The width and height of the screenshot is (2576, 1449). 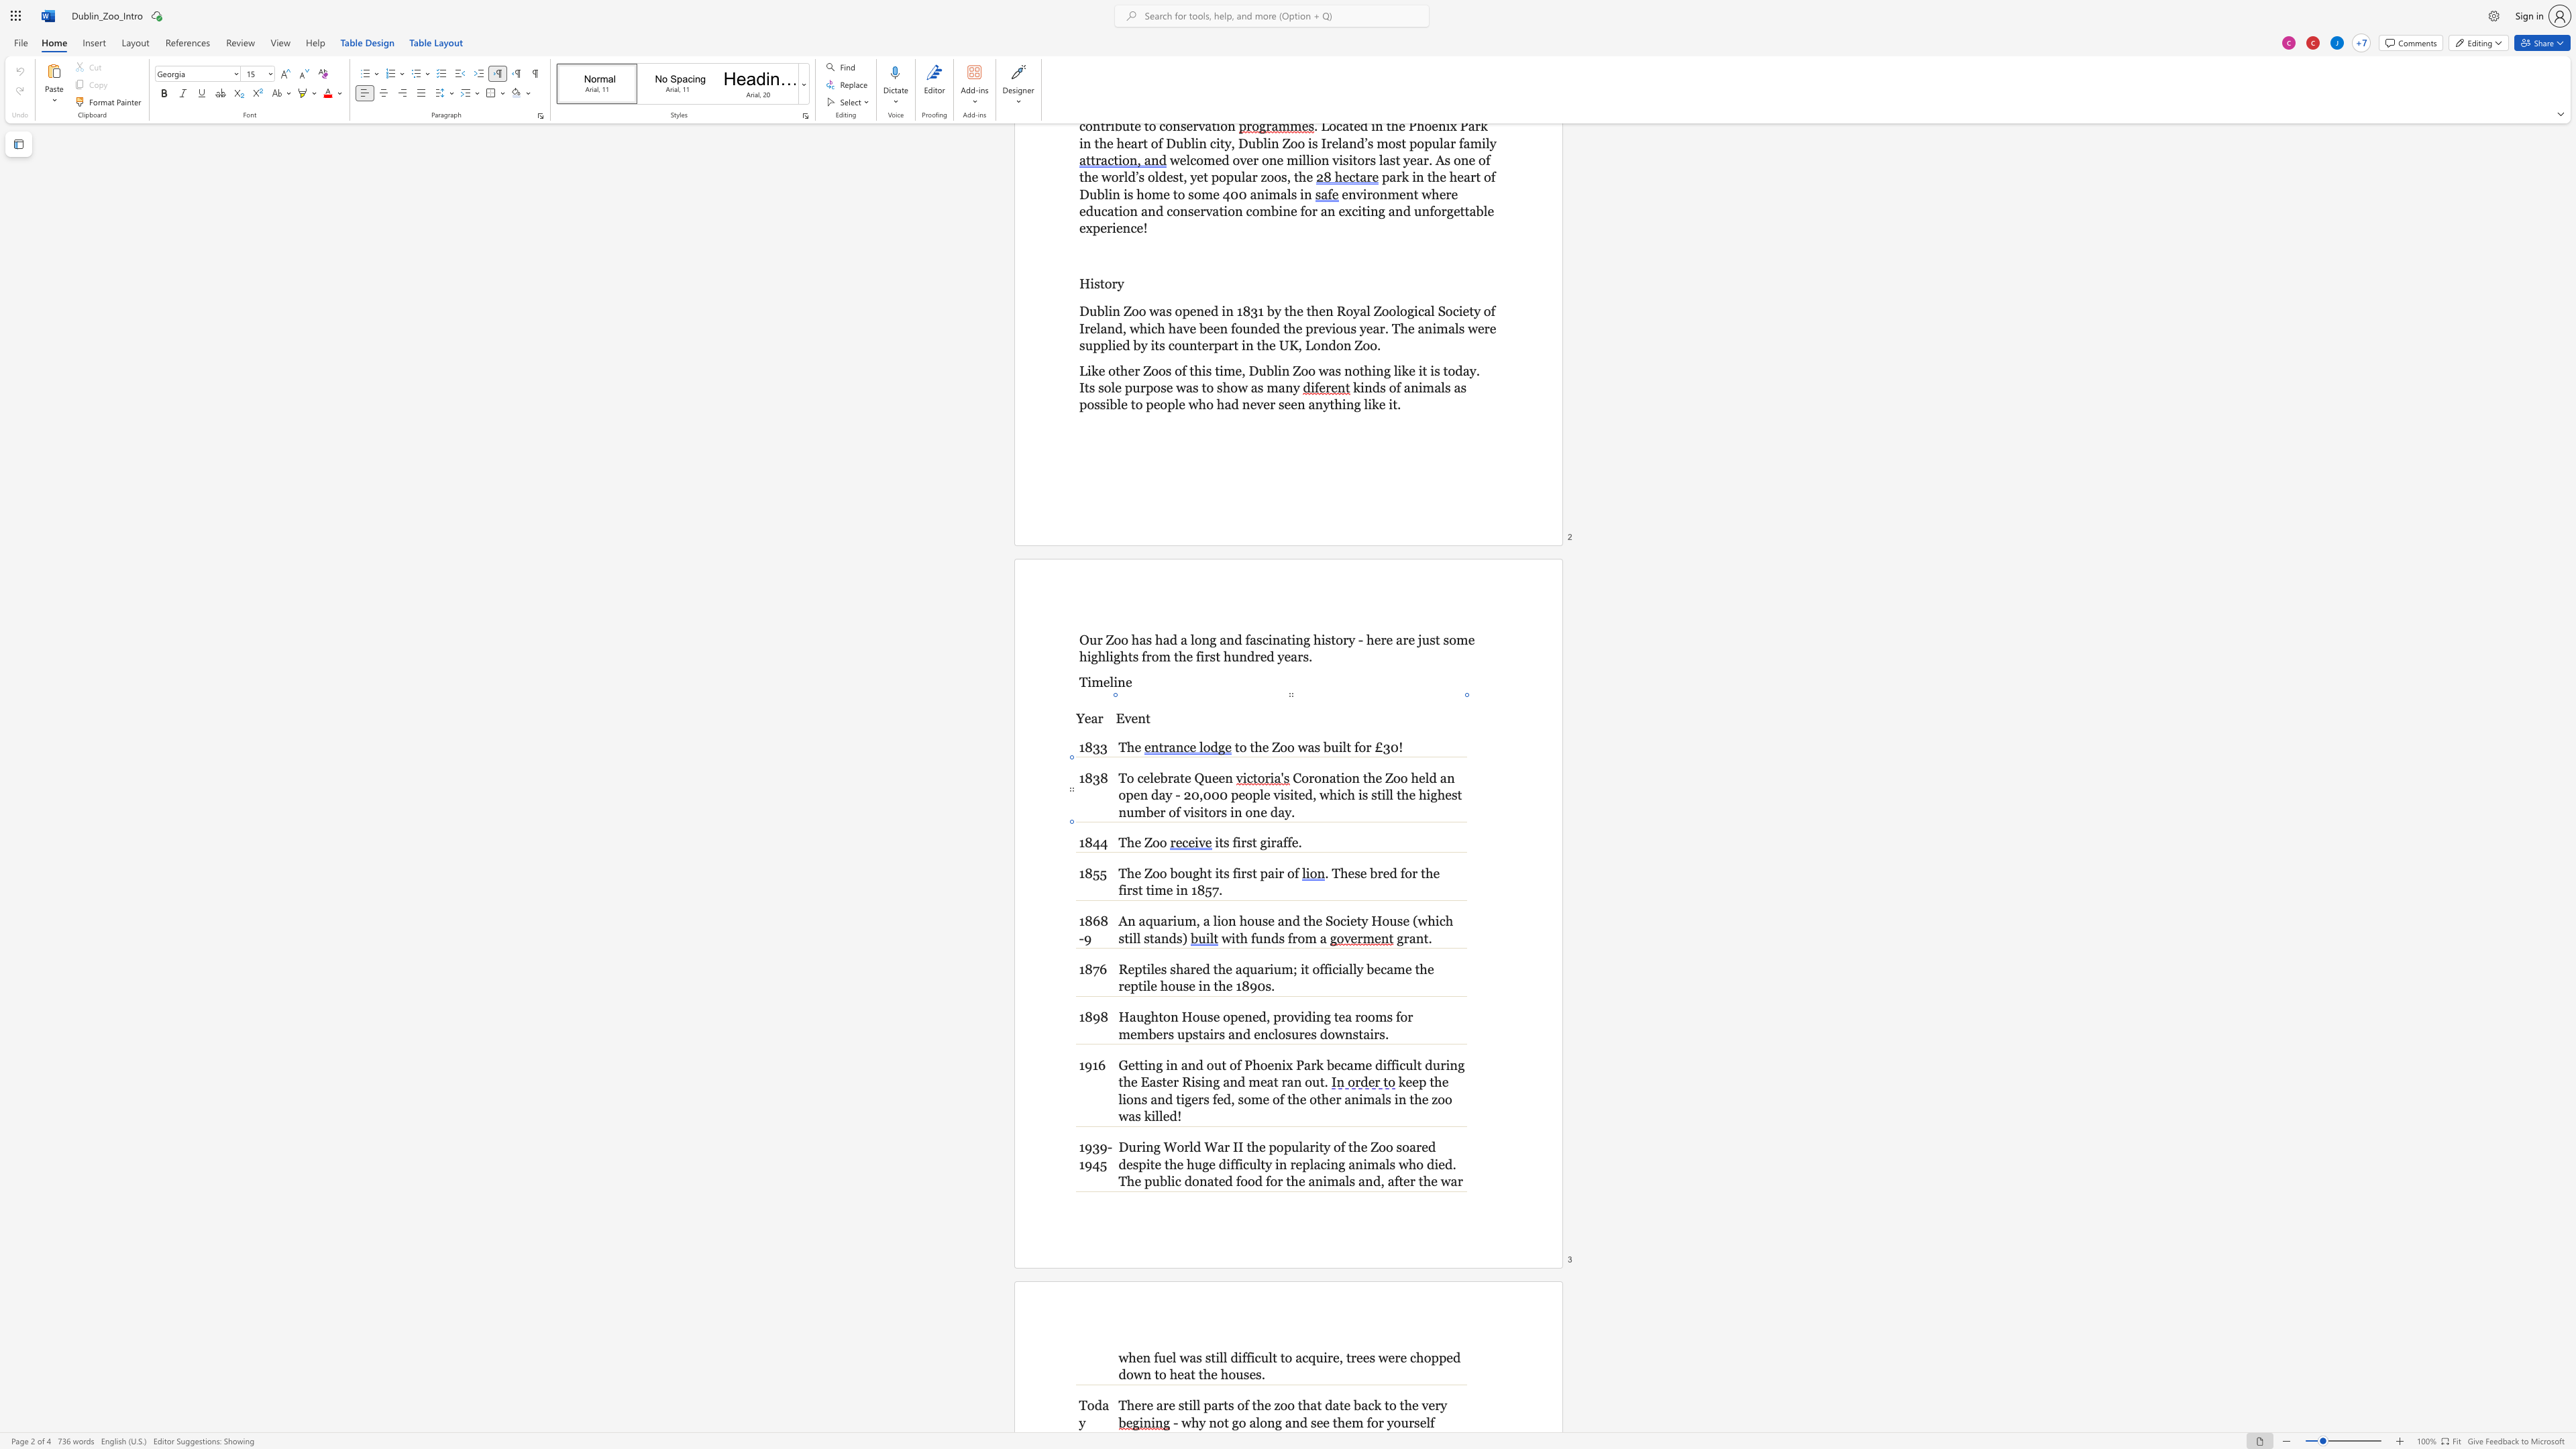 I want to click on the space between the continuous character "g" and "i" in the text, so click(x=1265, y=842).